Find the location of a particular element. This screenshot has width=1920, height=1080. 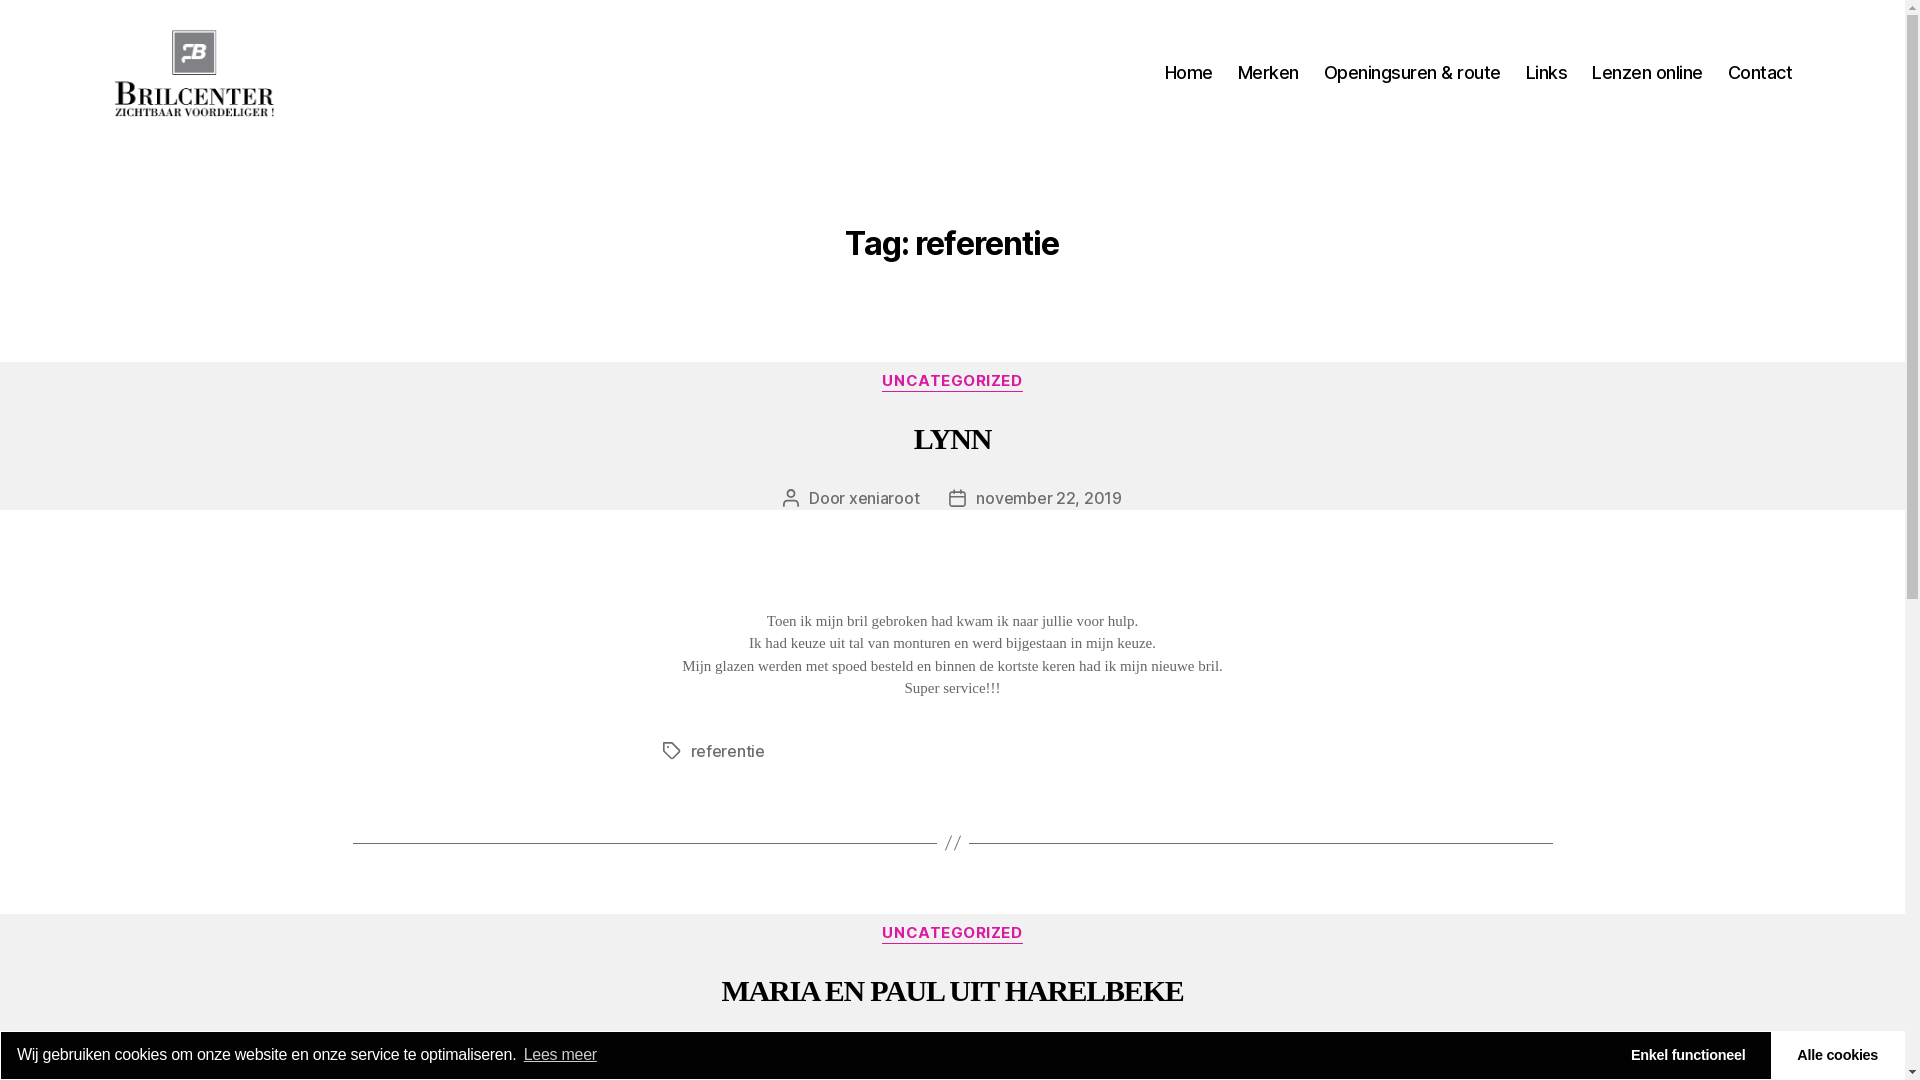

'Alle cookies' is located at coordinates (1837, 1054).